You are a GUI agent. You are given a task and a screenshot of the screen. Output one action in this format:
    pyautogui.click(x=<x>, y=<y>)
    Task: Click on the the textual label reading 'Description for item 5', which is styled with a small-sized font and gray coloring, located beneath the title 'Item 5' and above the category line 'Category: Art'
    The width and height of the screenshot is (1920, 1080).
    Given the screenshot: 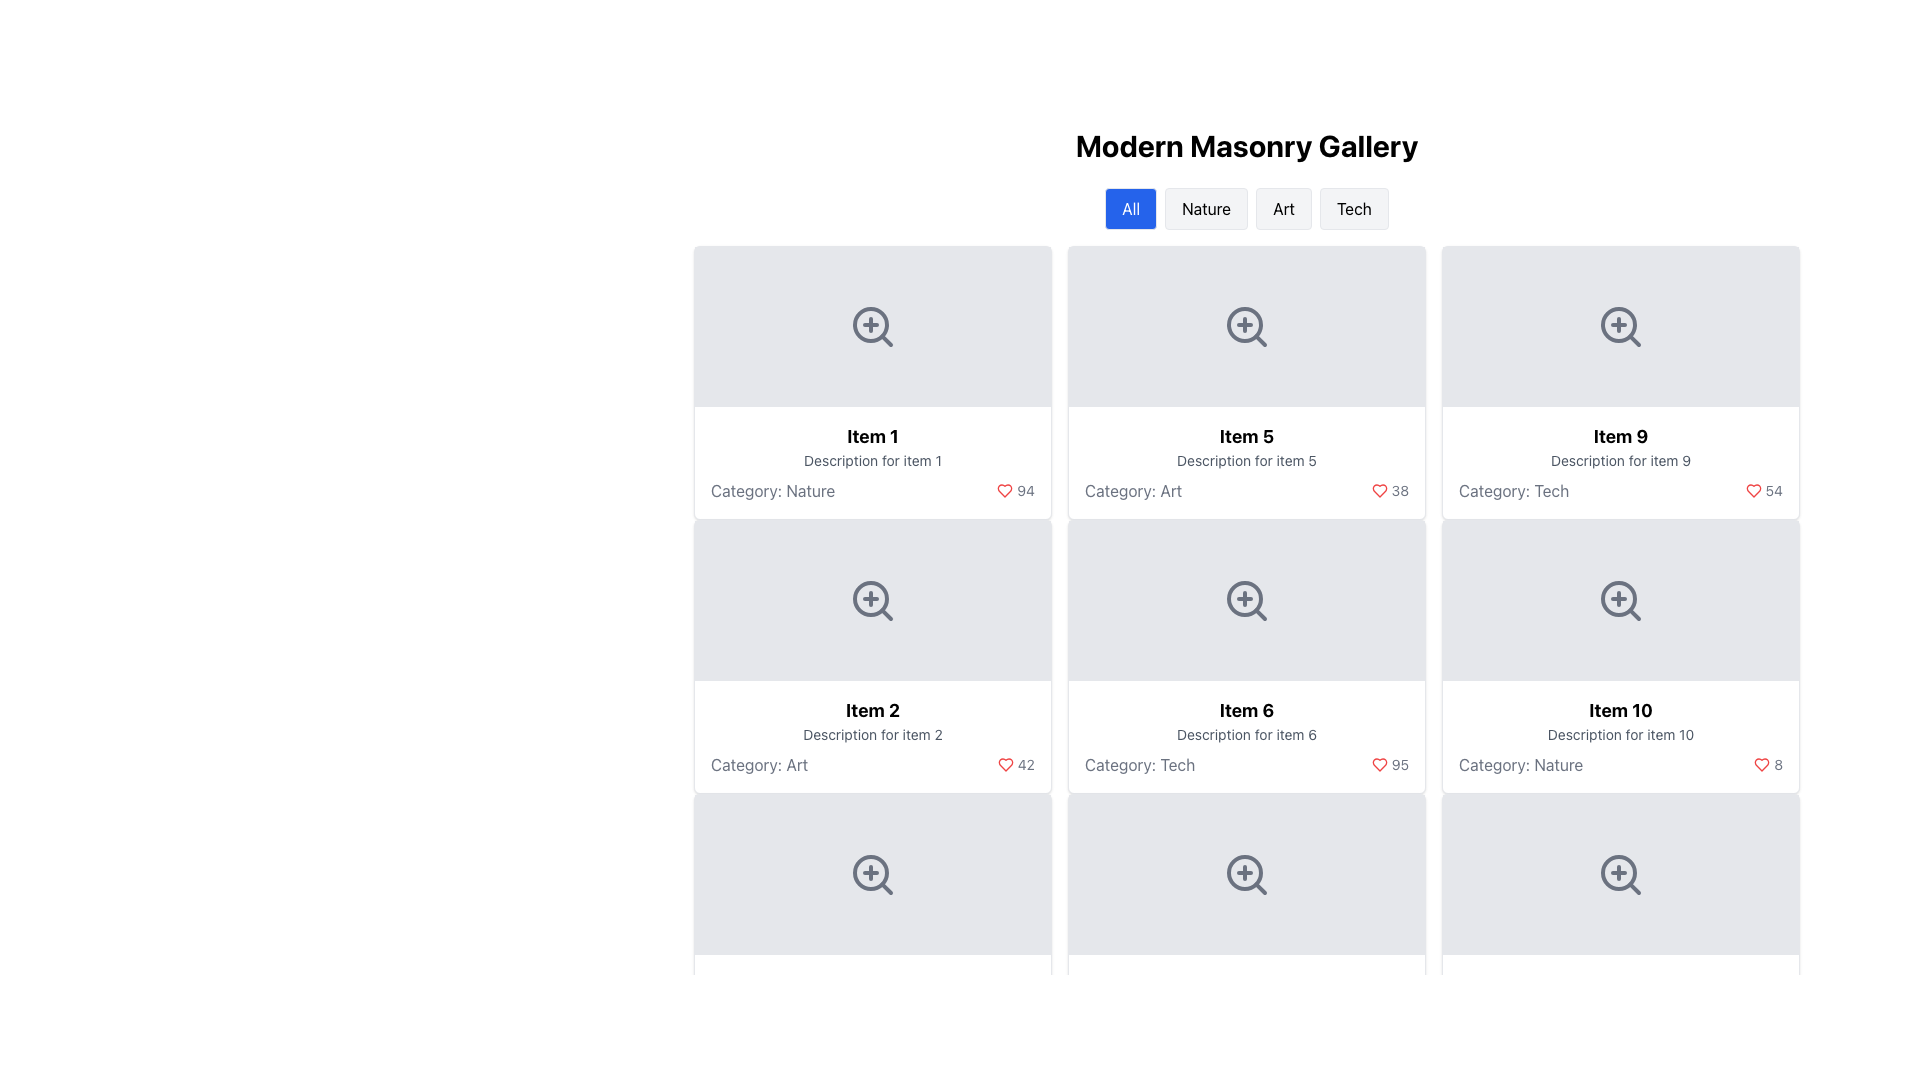 What is the action you would take?
    pyautogui.click(x=1246, y=461)
    